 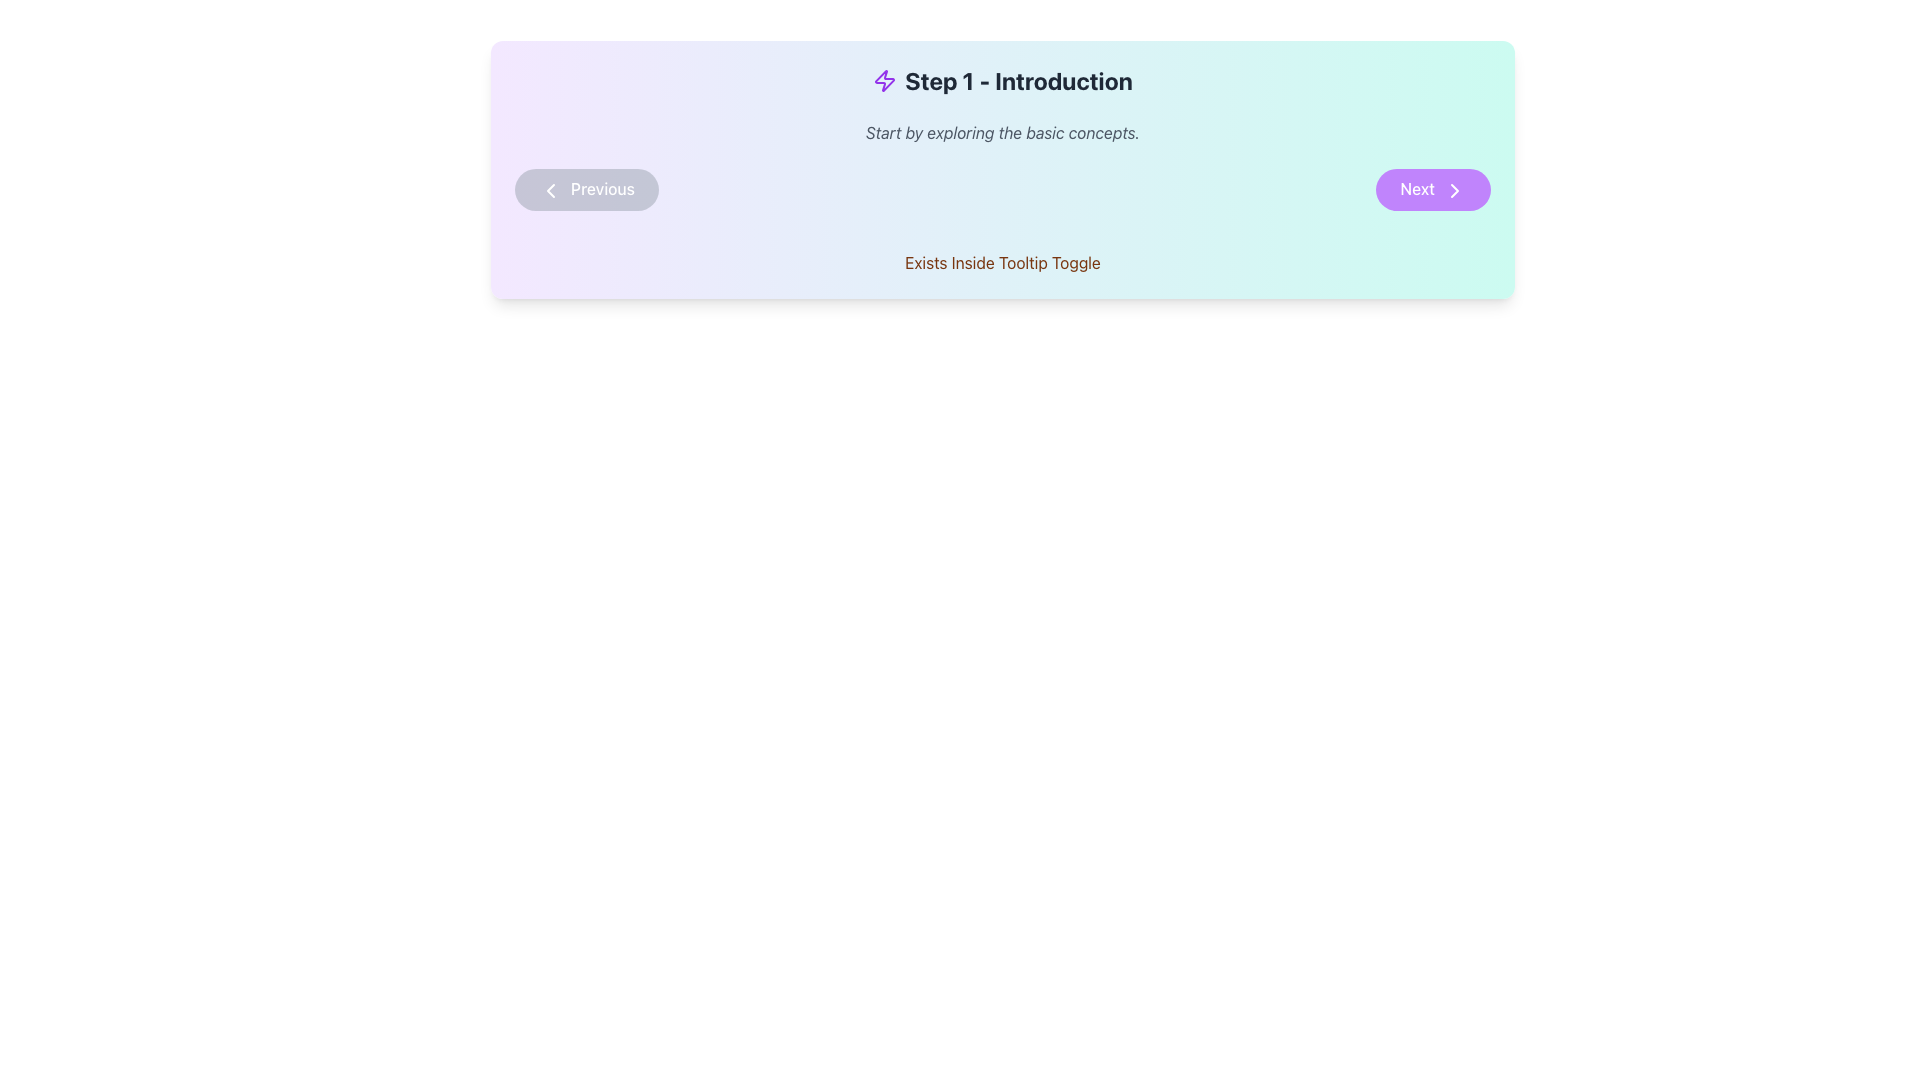 I want to click on the stylized lightning bolt icon, which is purple in color and located to the left of the text heading 'Step 1 - Introduction' in the upper left part of the central panel, so click(x=884, y=80).